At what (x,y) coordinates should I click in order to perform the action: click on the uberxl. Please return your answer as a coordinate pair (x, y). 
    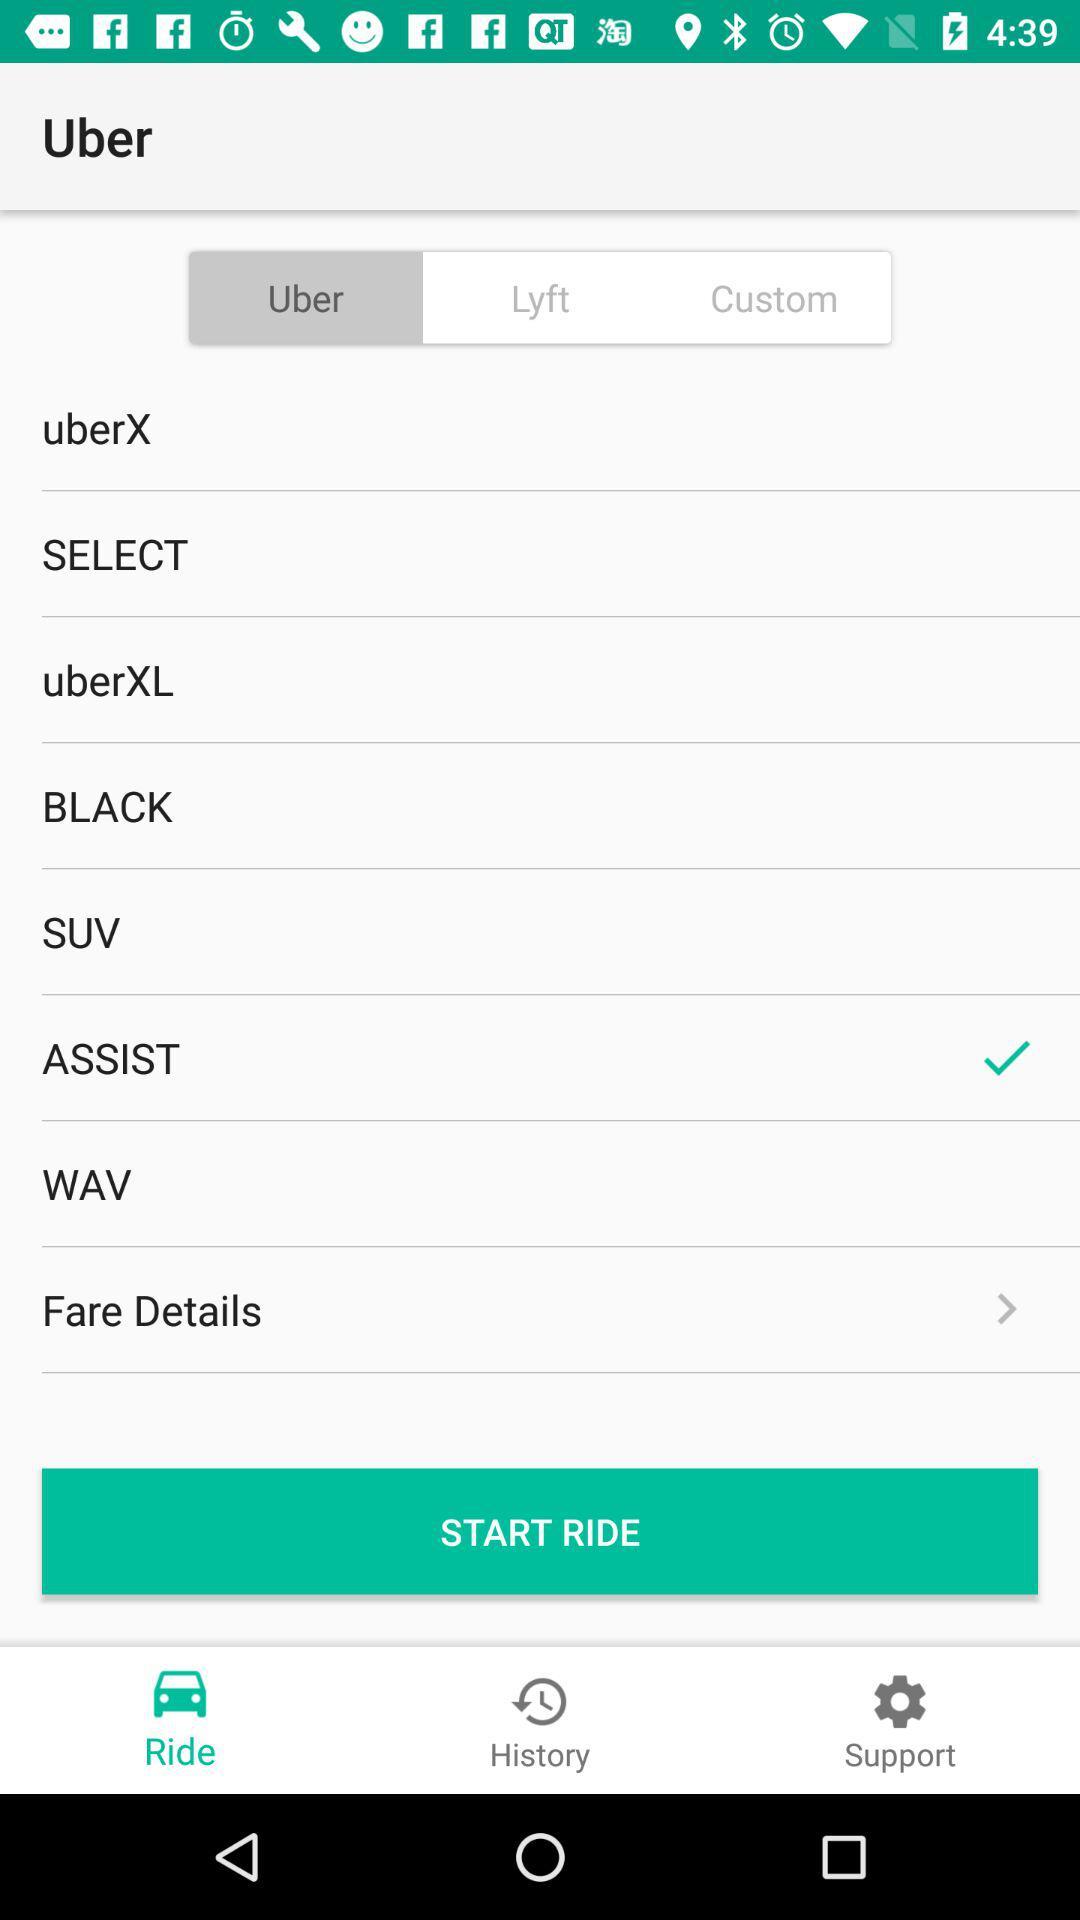
    Looking at the image, I should click on (540, 679).